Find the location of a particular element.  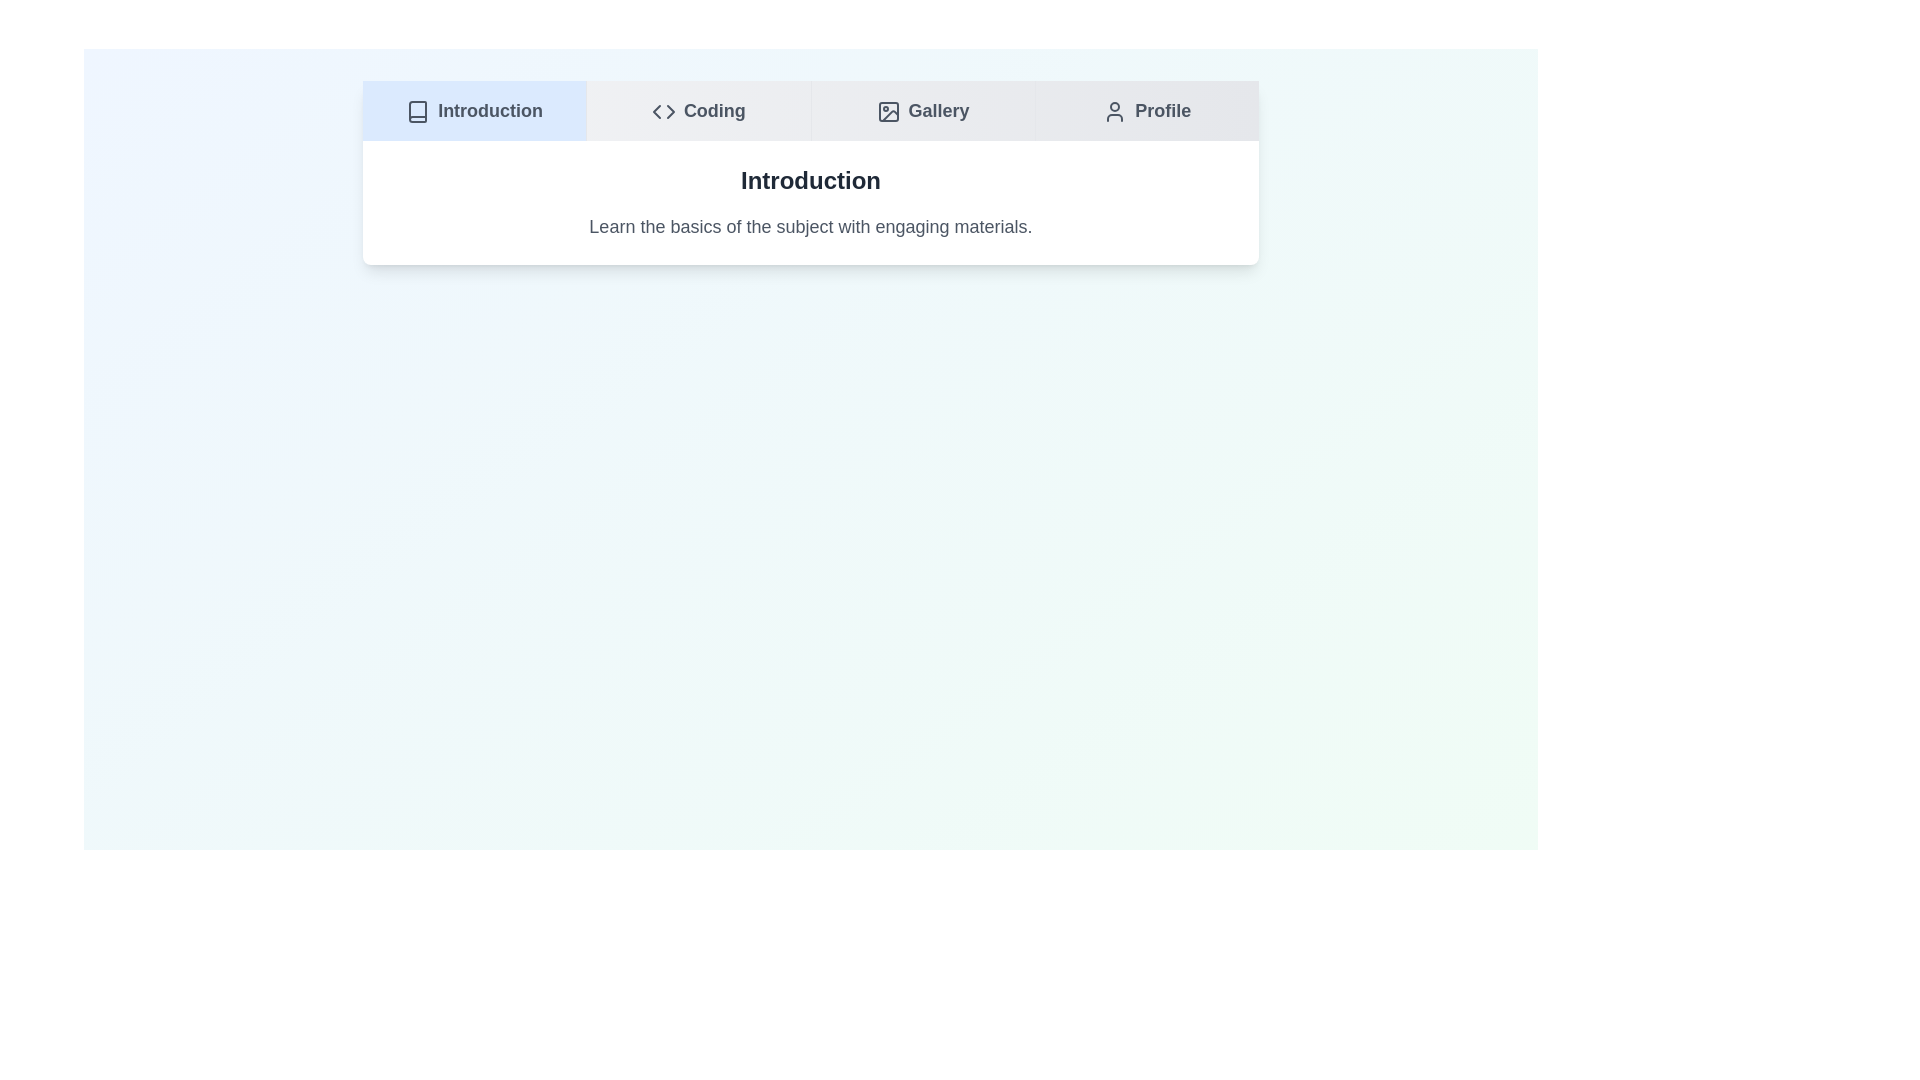

the Profile tab to navigate to it is located at coordinates (1146, 111).